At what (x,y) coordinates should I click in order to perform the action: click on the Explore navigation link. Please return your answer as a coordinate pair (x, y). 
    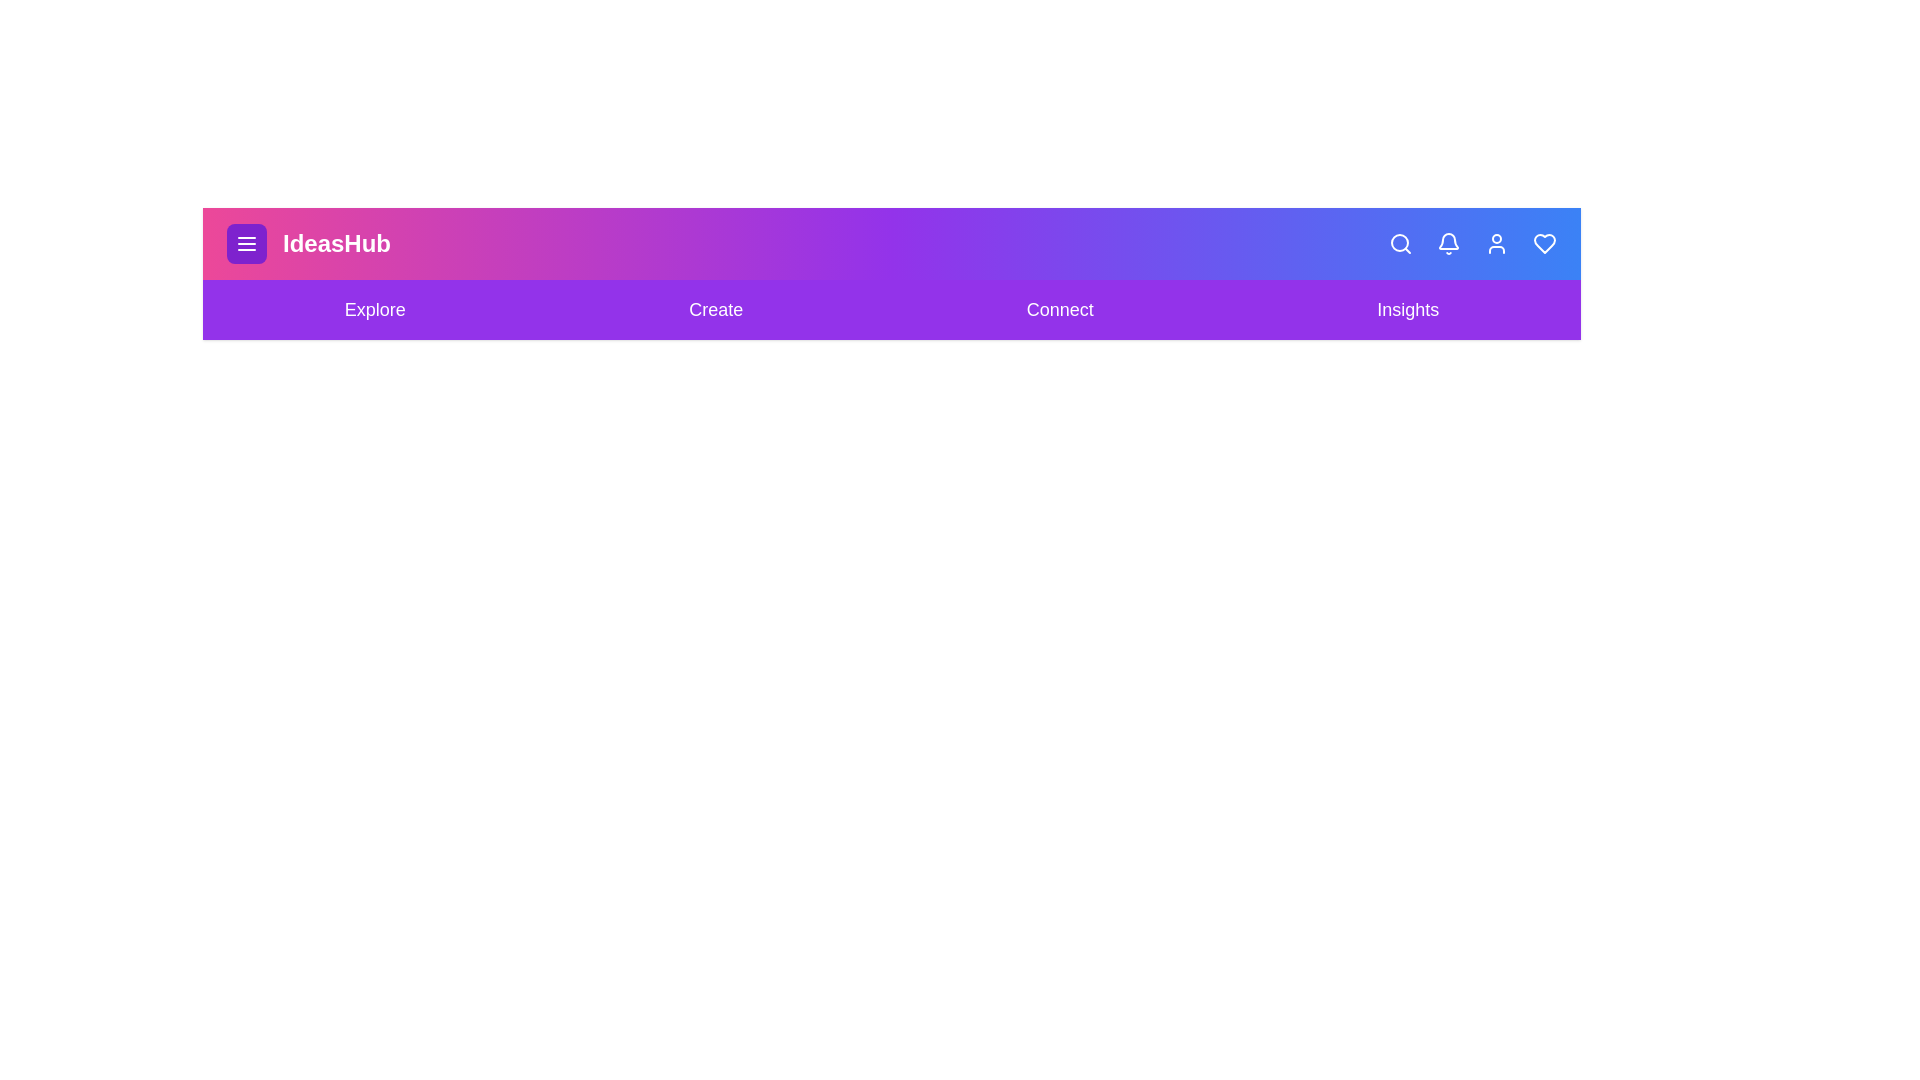
    Looking at the image, I should click on (374, 309).